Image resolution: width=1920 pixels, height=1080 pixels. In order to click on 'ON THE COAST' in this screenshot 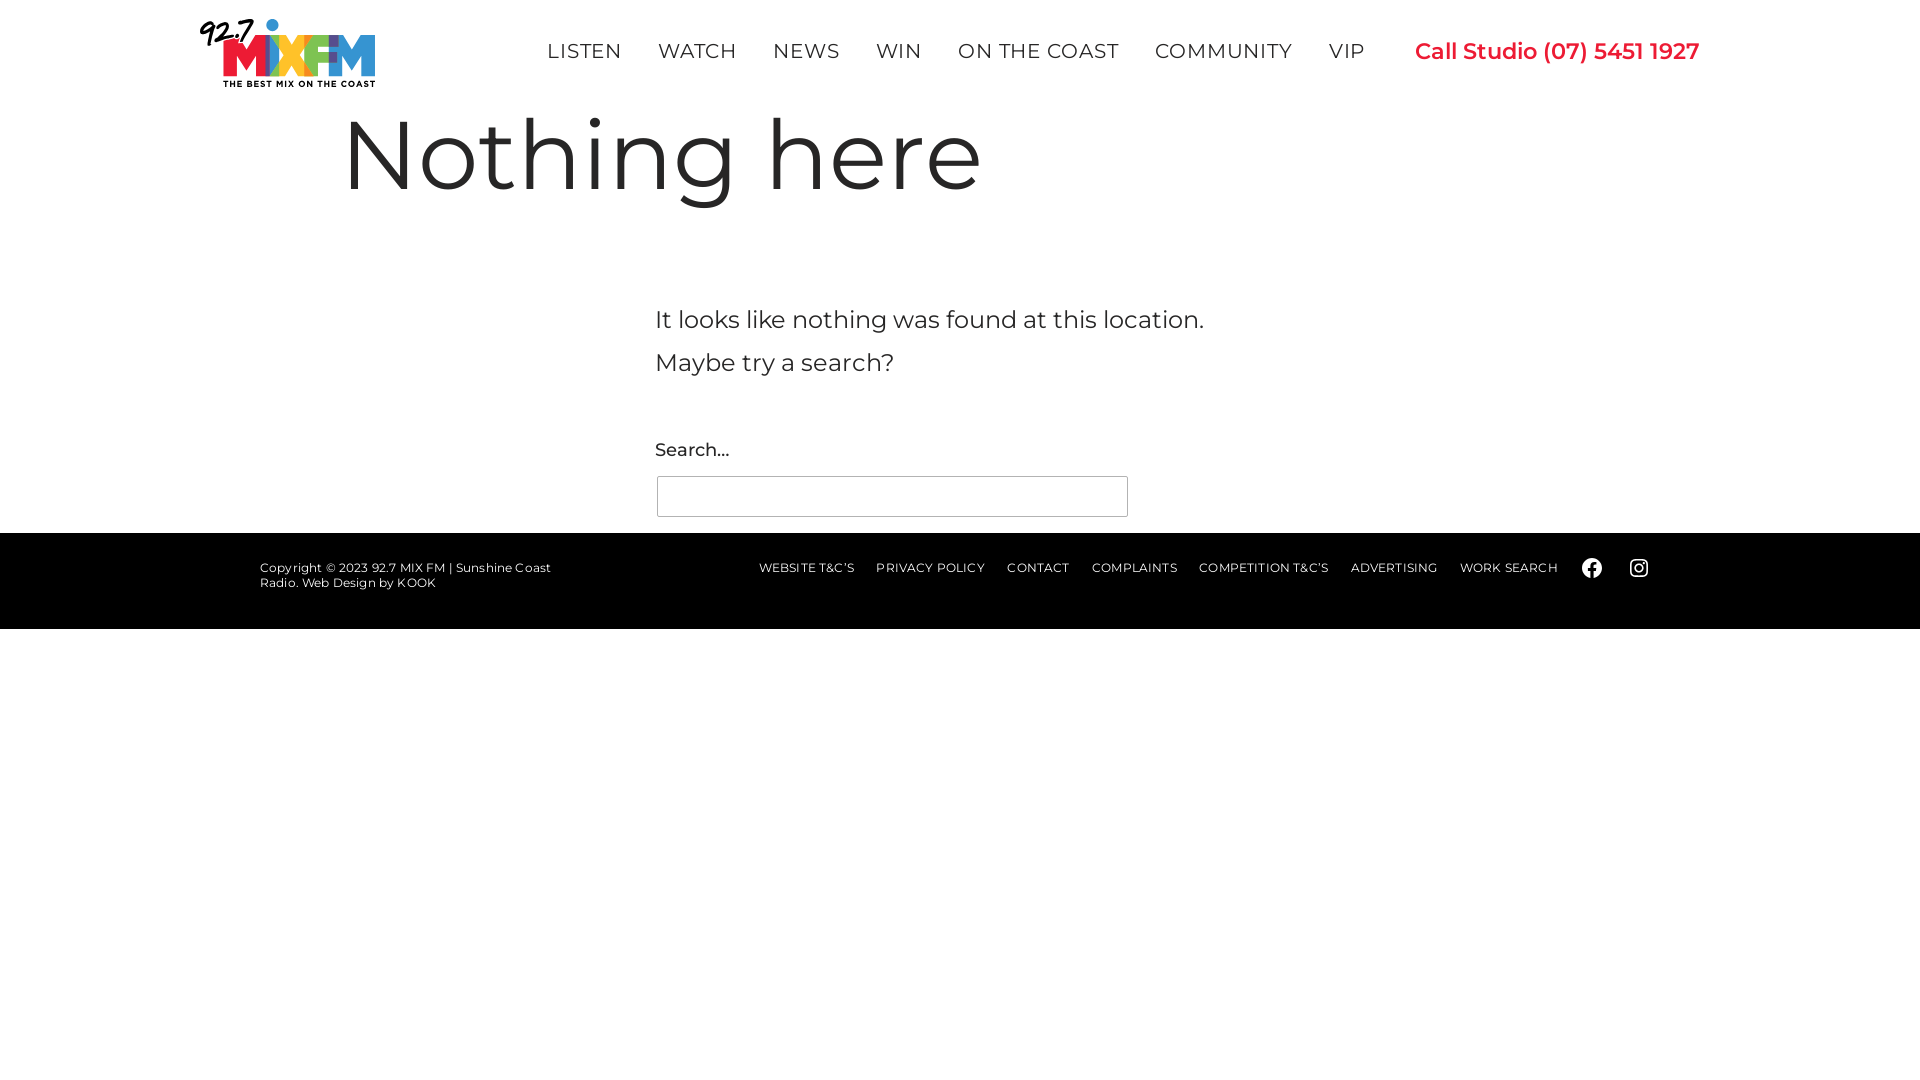, I will do `click(1037, 49)`.